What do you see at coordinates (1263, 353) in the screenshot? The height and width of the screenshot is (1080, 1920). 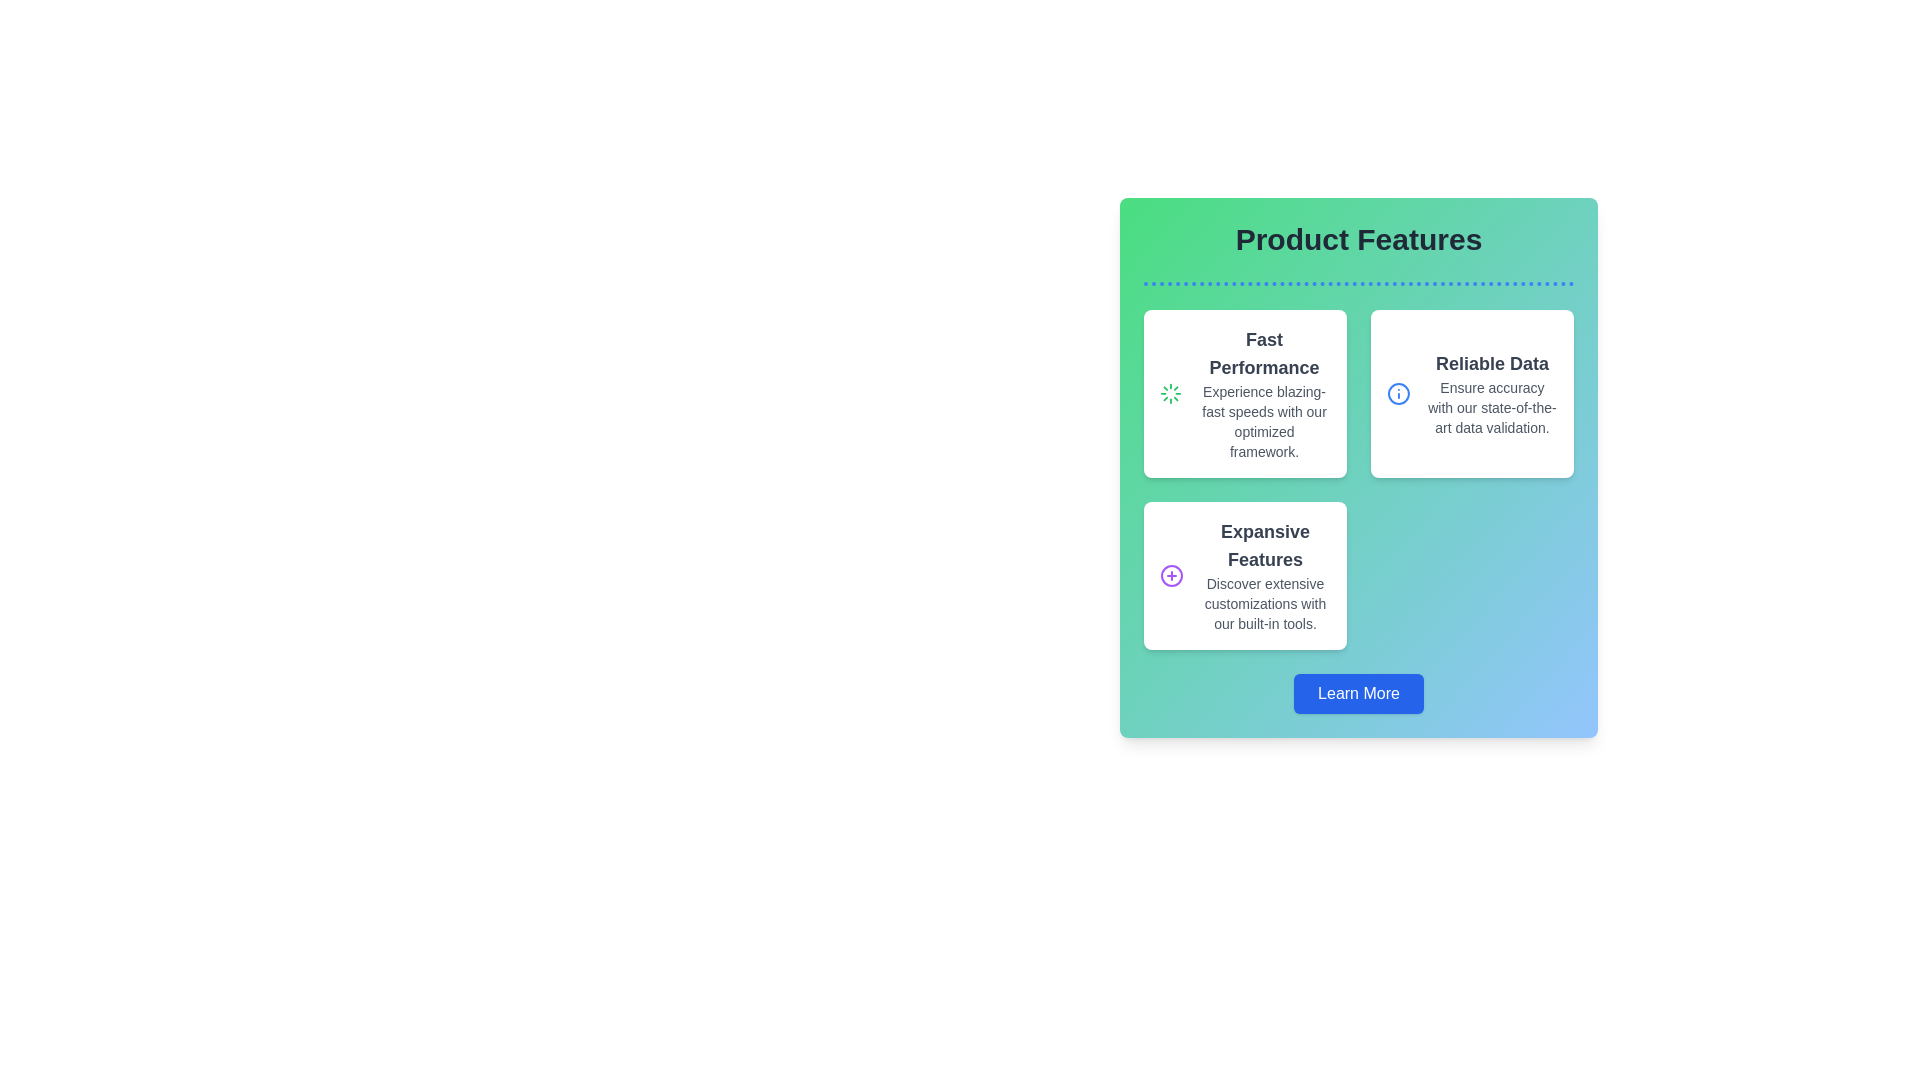 I see `the Label displaying 'Fast Performance' in bold, large gray text, located at the top center of the first card under the 'Product Features' section` at bounding box center [1263, 353].